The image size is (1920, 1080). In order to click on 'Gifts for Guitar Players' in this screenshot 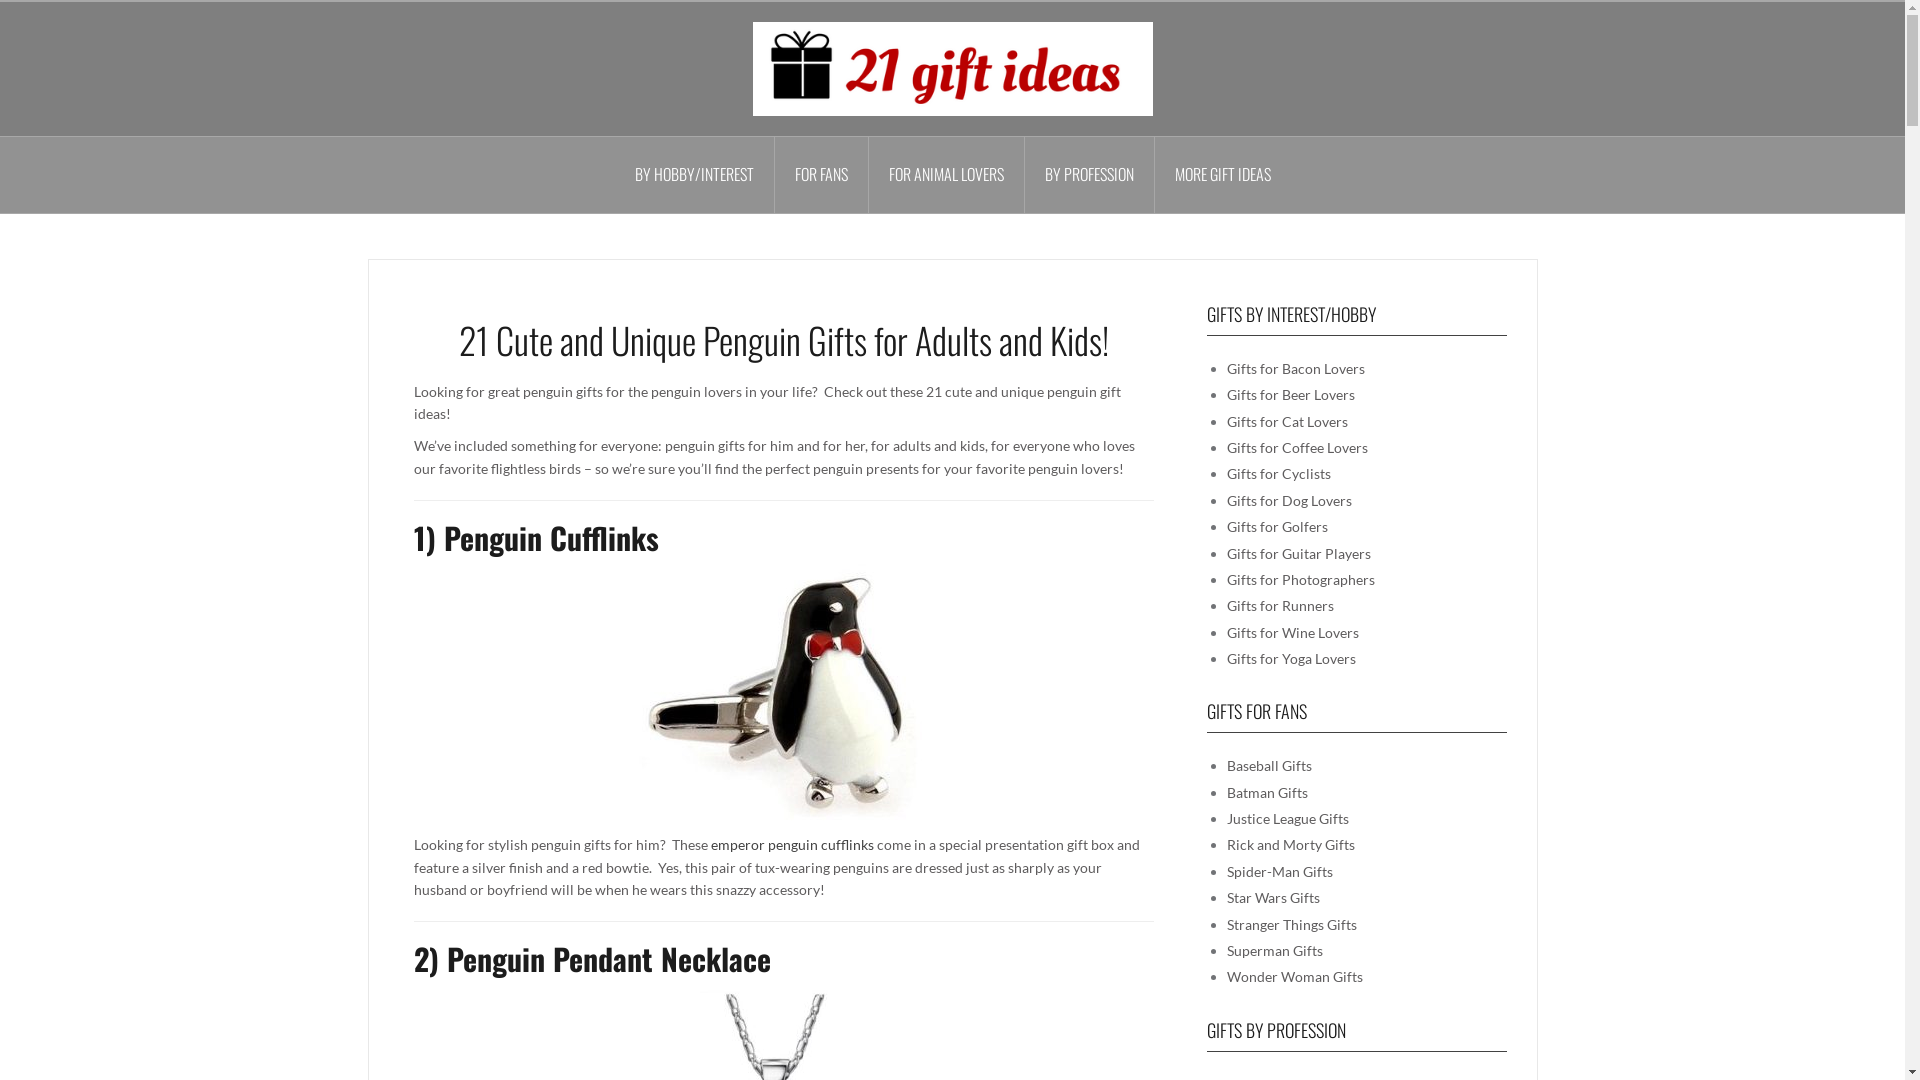, I will do `click(1297, 553)`.